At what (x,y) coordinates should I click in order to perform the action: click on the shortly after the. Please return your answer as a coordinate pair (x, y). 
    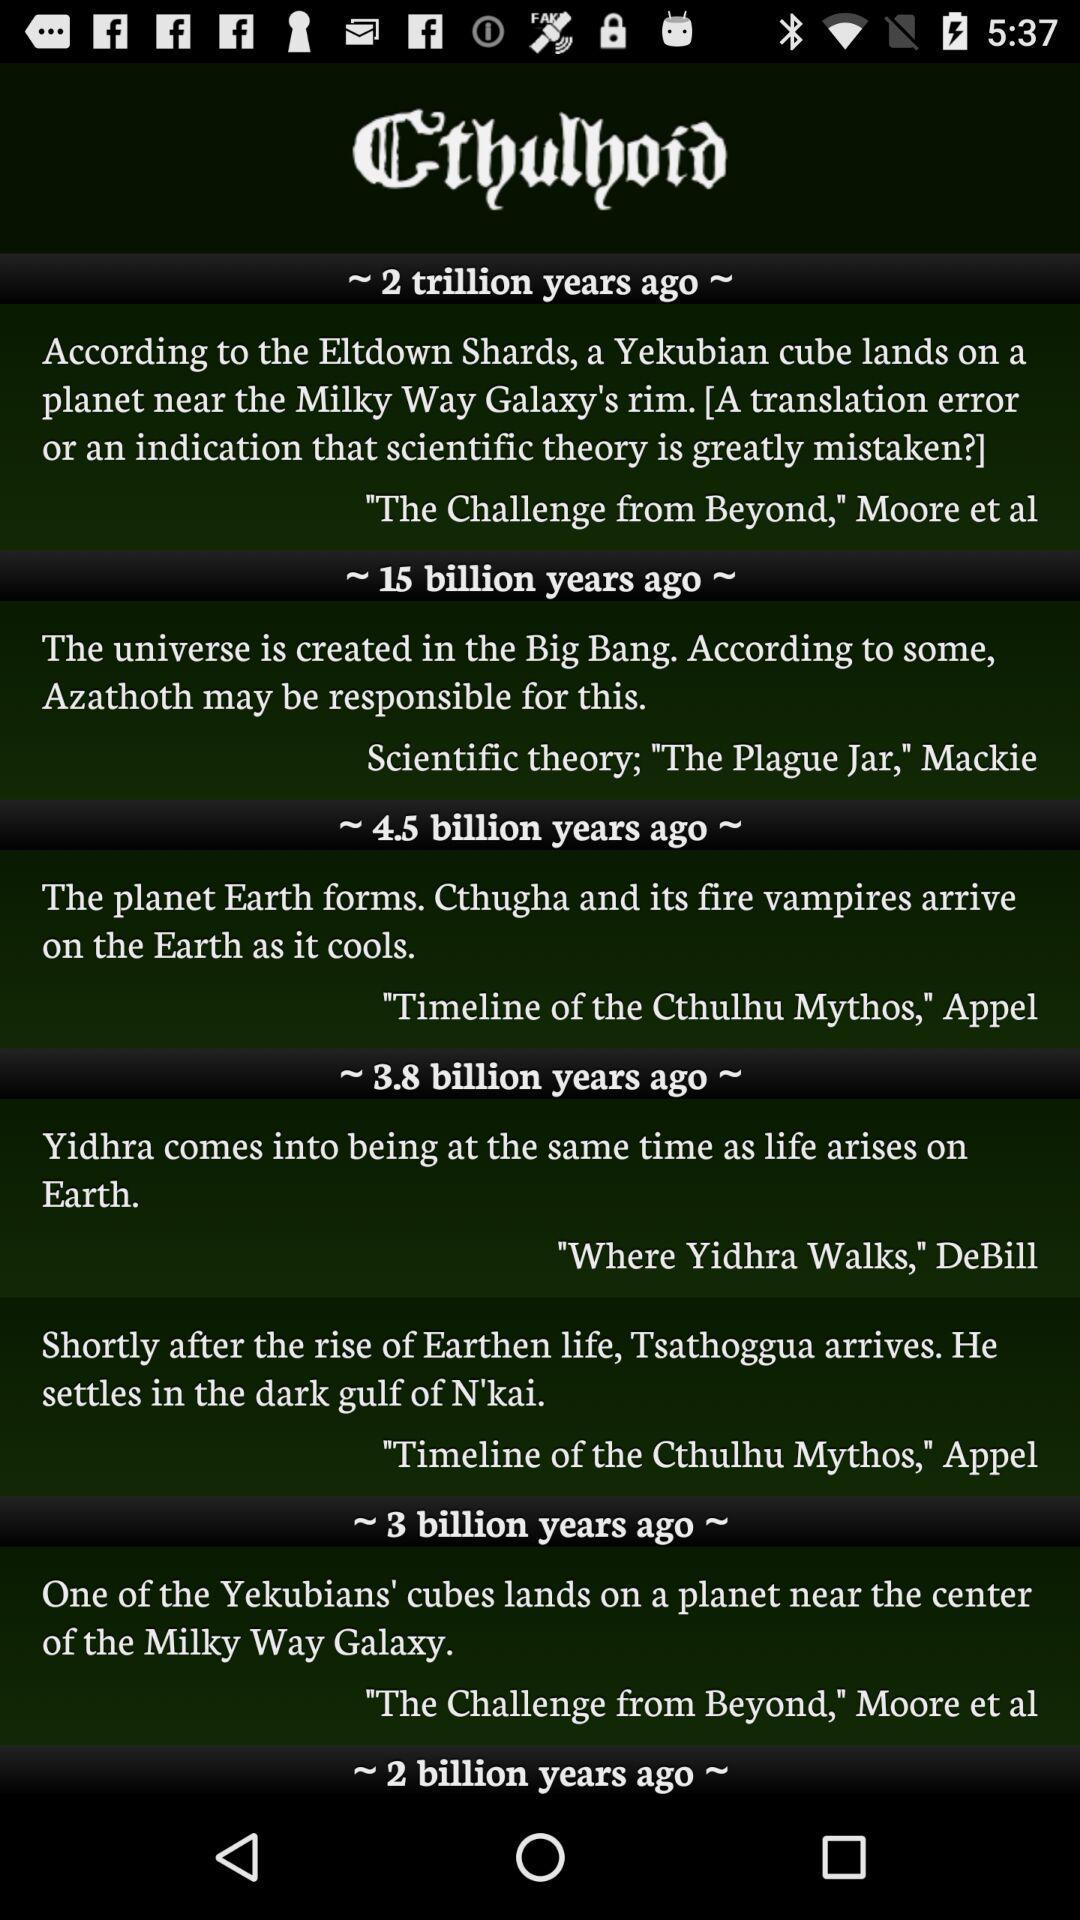
    Looking at the image, I should click on (540, 1365).